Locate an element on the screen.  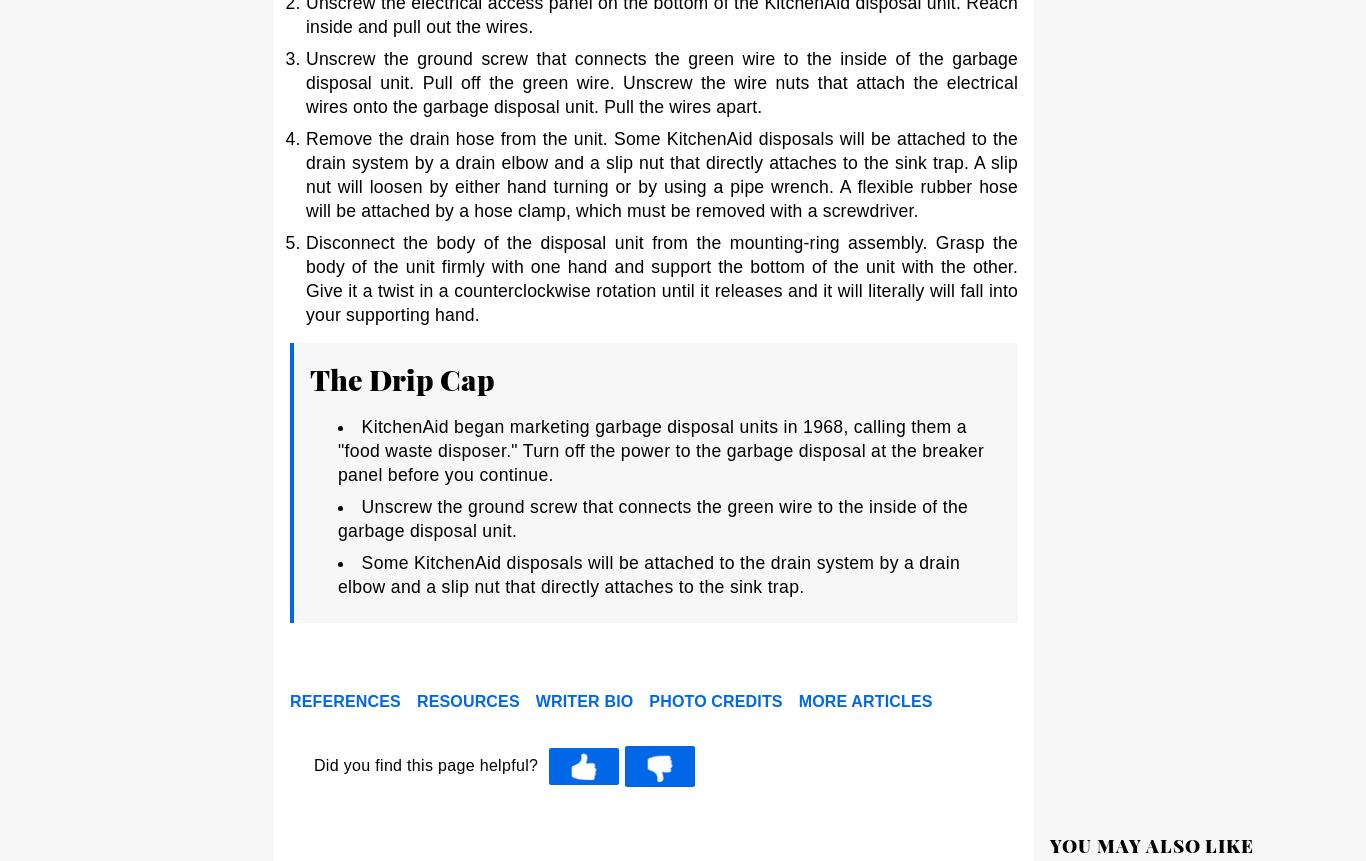
'Resources' is located at coordinates (467, 699).